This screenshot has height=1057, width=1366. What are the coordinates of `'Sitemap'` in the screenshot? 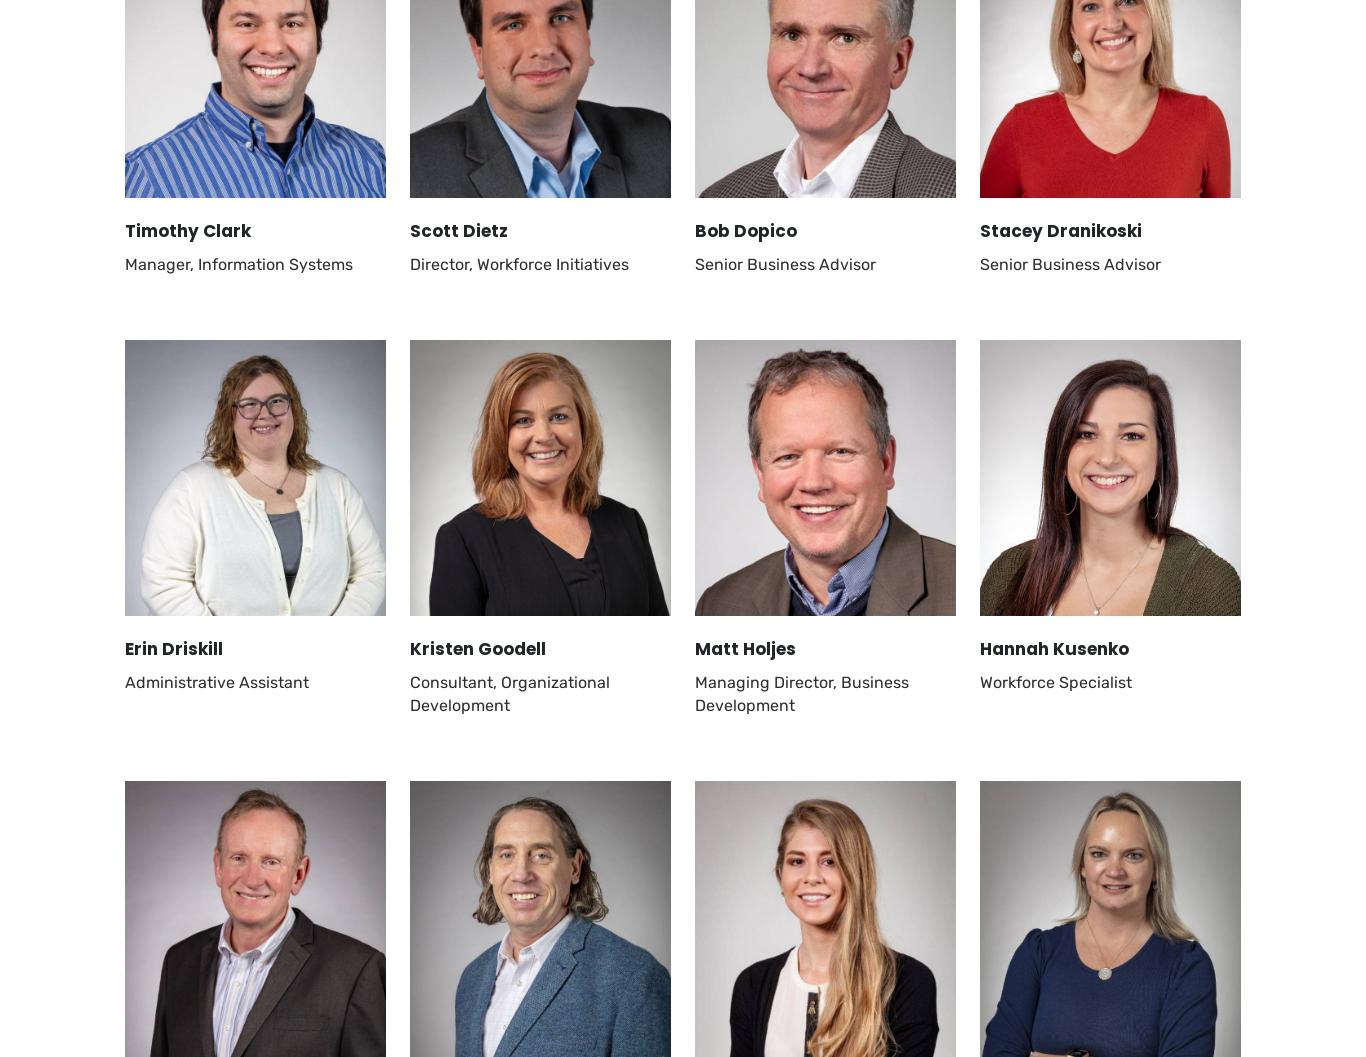 It's located at (981, 617).